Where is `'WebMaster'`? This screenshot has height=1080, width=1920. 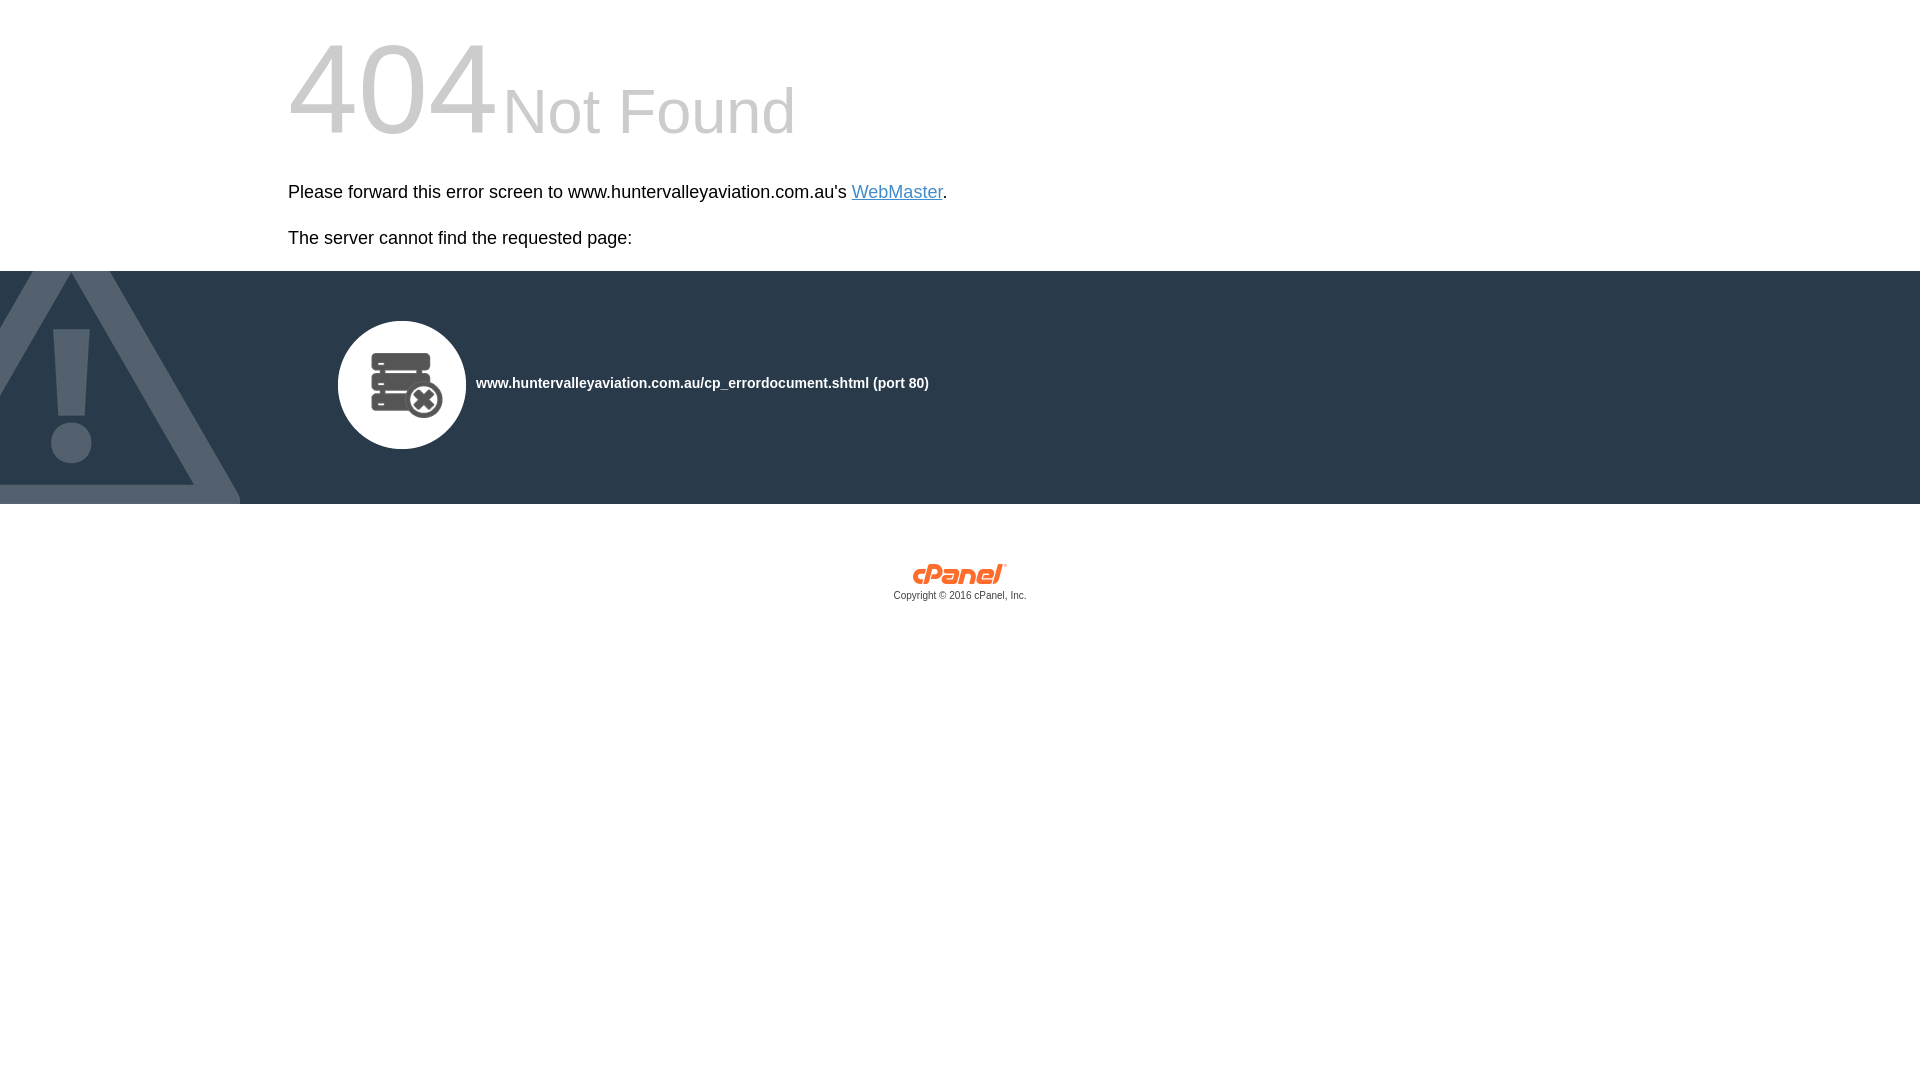 'WebMaster' is located at coordinates (896, 192).